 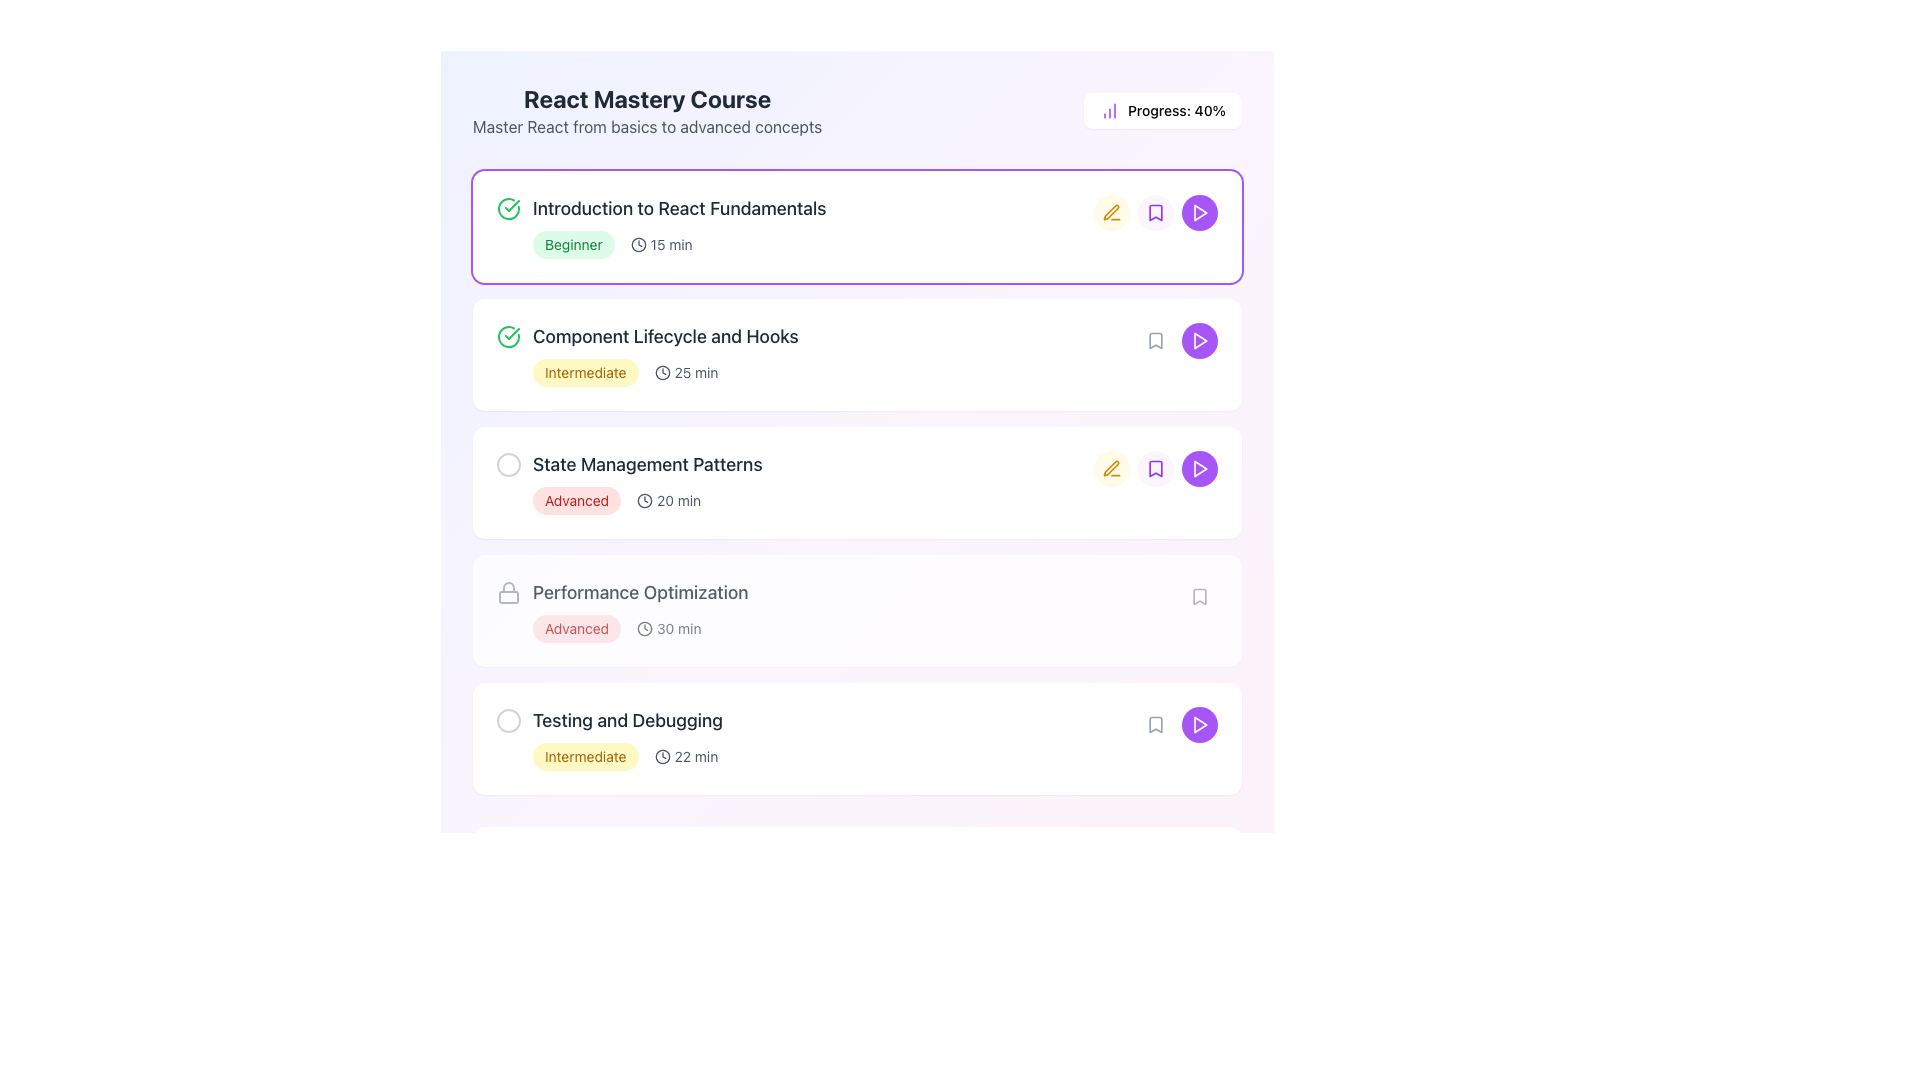 What do you see at coordinates (584, 373) in the screenshot?
I see `the 'Intermediate' label` at bounding box center [584, 373].